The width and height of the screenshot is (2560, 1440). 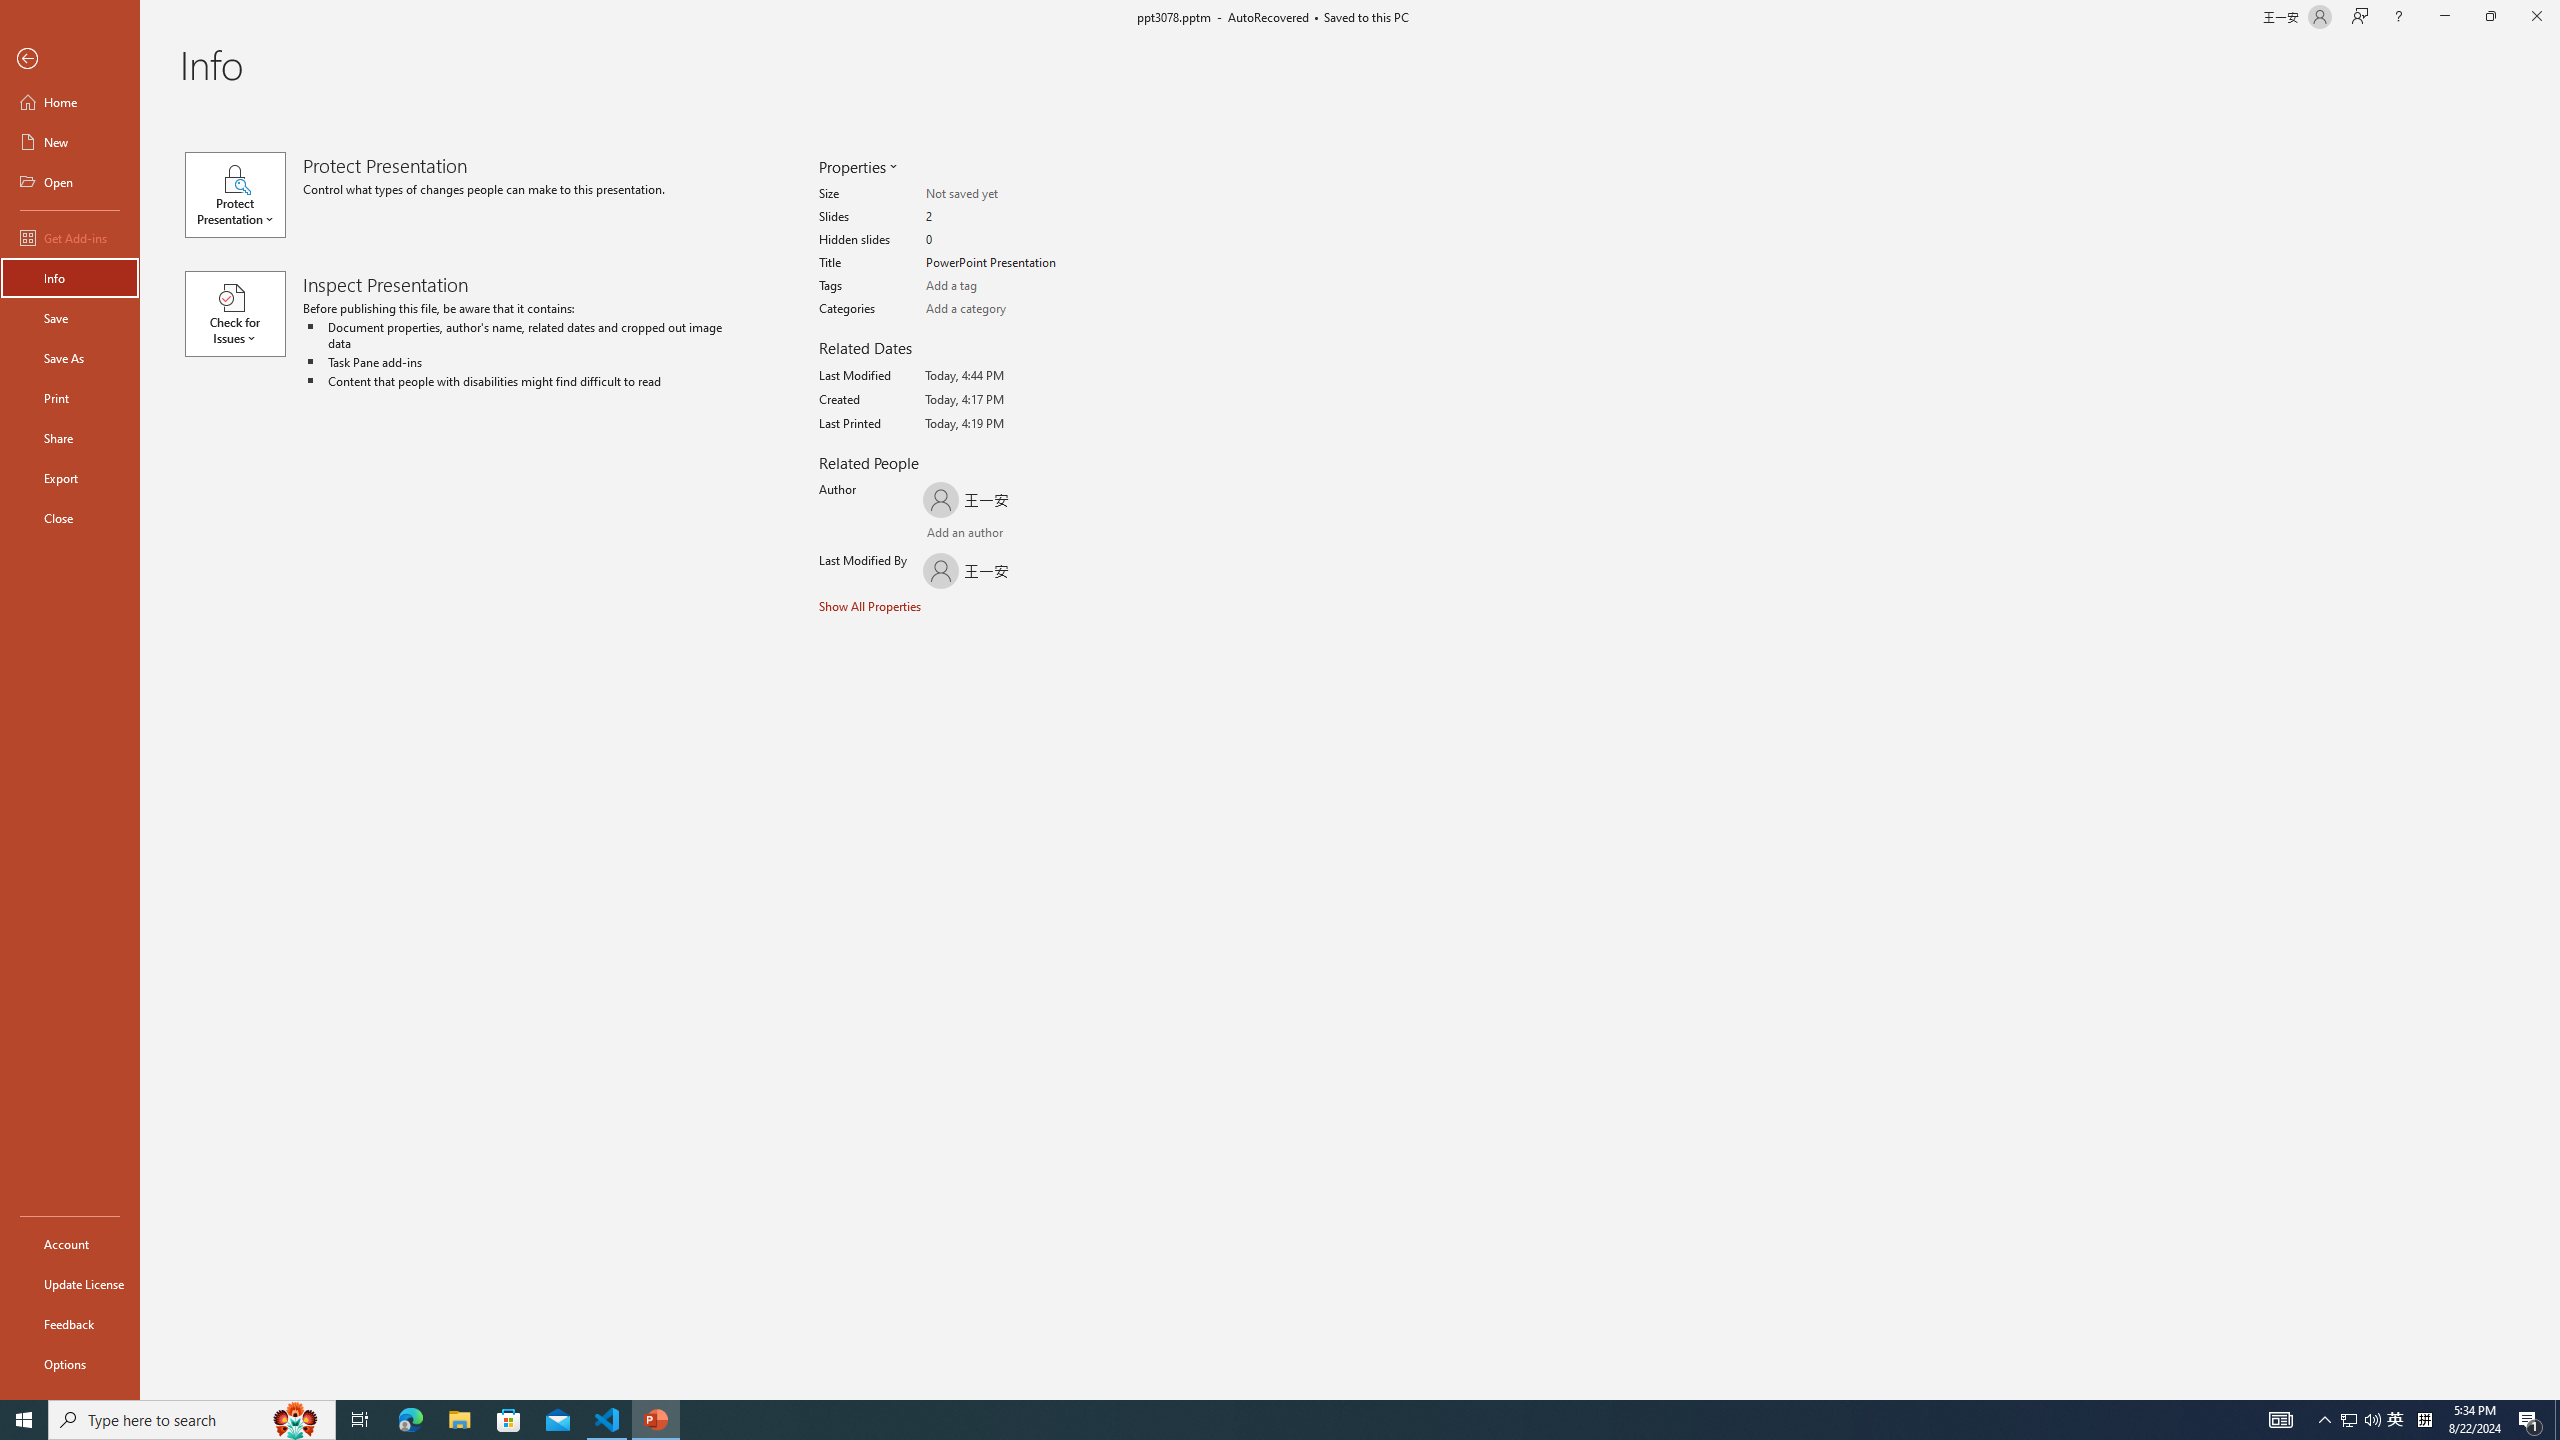 What do you see at coordinates (69, 276) in the screenshot?
I see `'Info'` at bounding box center [69, 276].